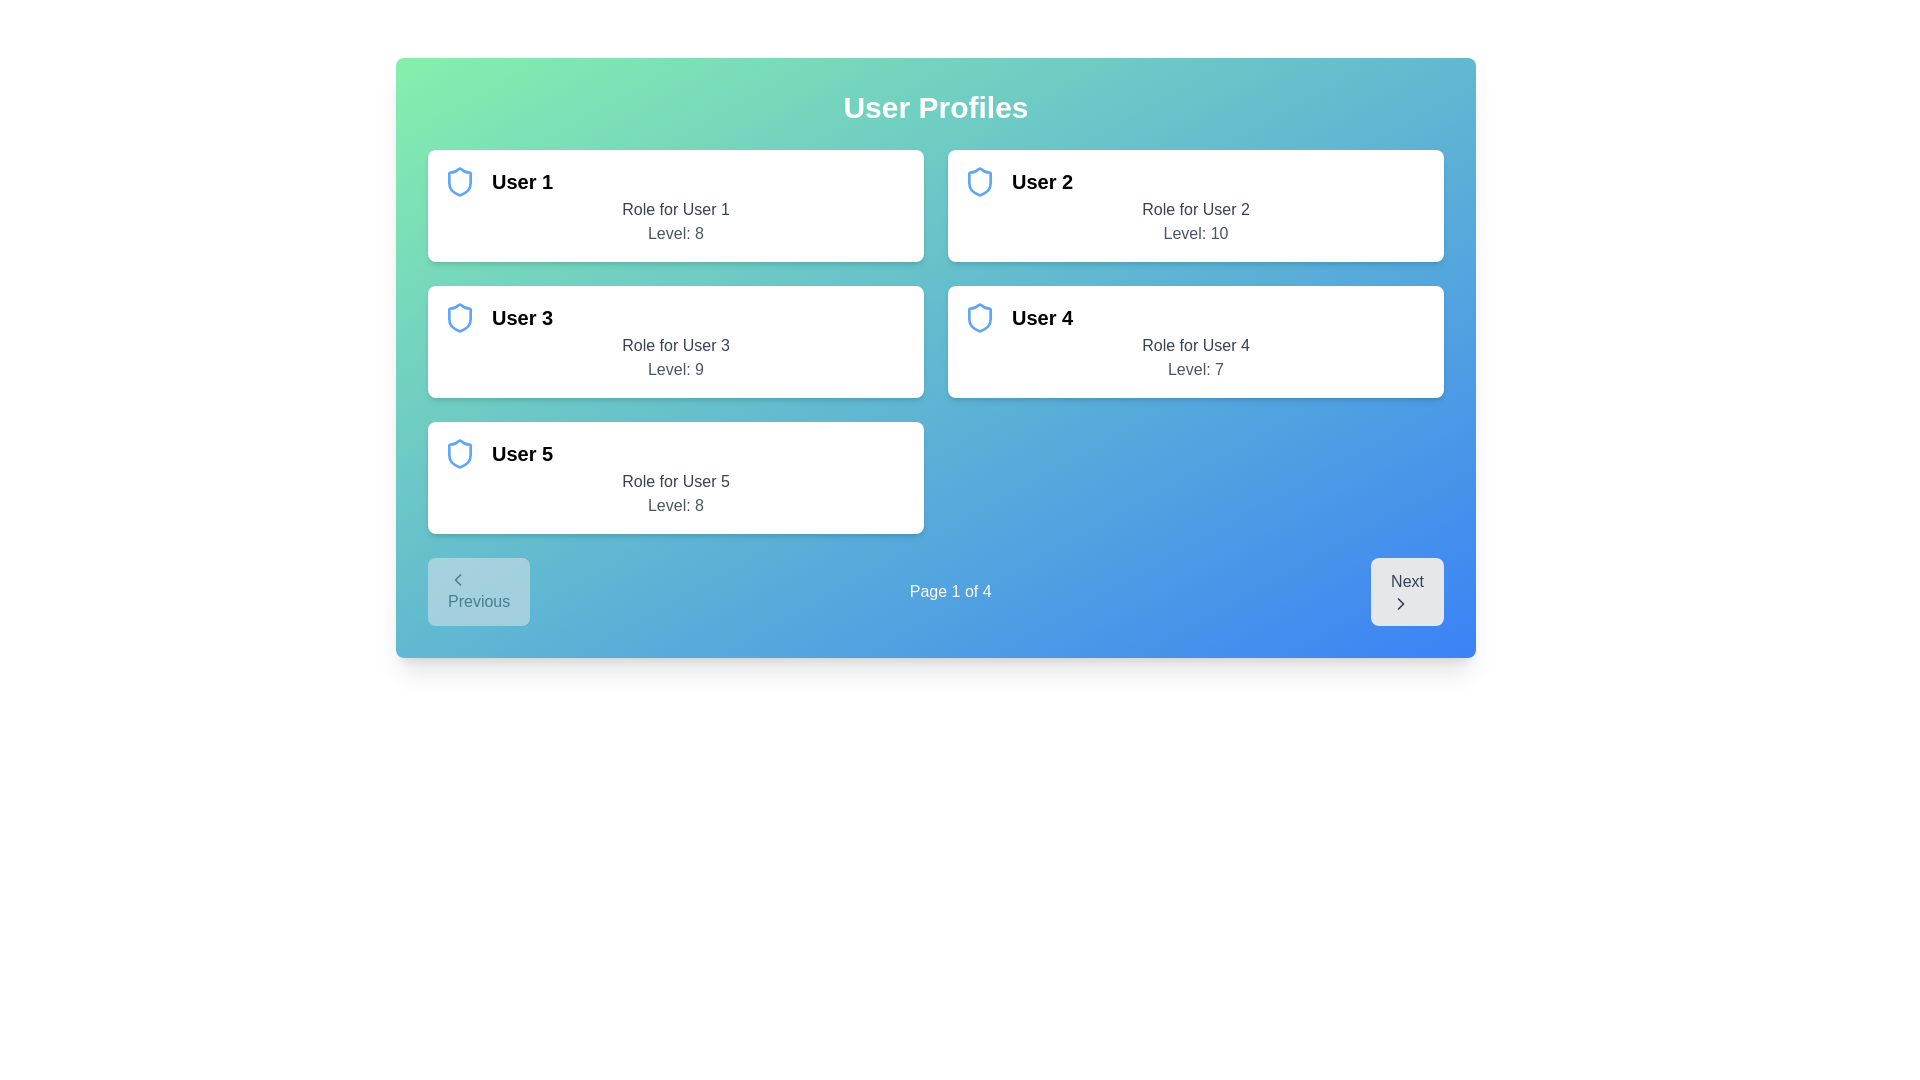 This screenshot has width=1920, height=1080. Describe the element at coordinates (459, 316) in the screenshot. I see `the visual state of the shield-shaped blue-colored icon next to the user label 'User 3'` at that location.